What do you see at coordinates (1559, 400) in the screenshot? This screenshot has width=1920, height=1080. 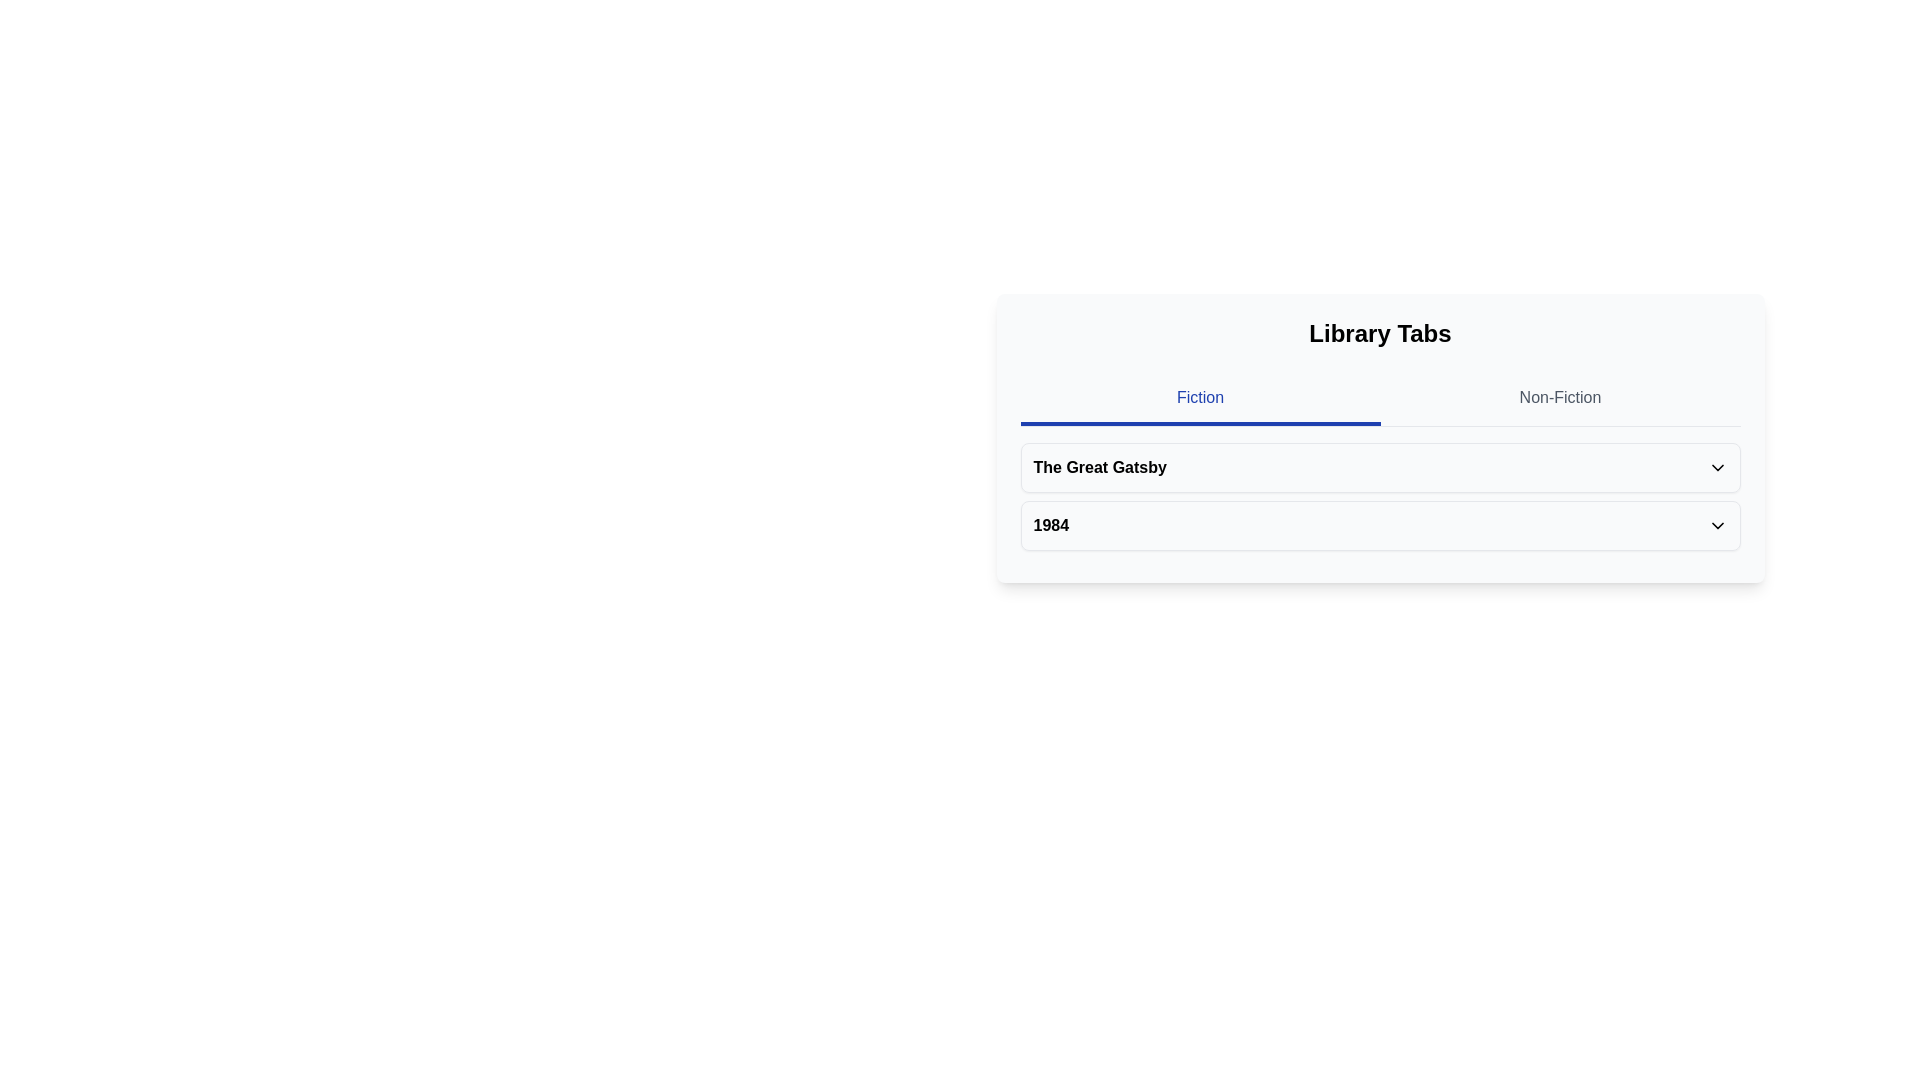 I see `the 'Non-Fiction' tab, which is a horizontally oriented text label with a gray font color, located on the right side of the tab group` at bounding box center [1559, 400].